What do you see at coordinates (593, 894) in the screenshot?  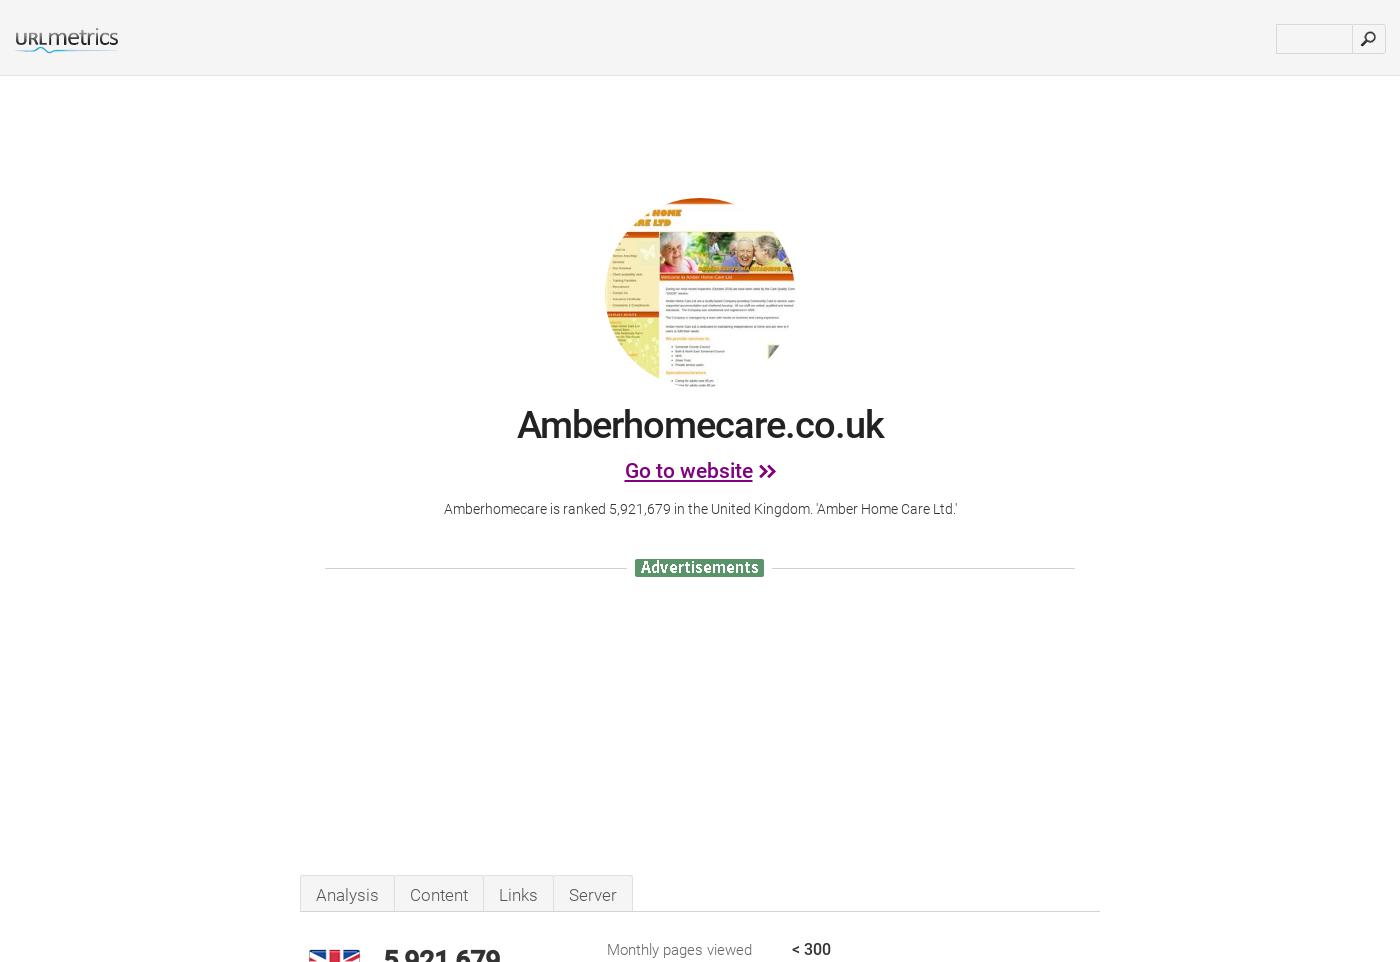 I see `'Server'` at bounding box center [593, 894].